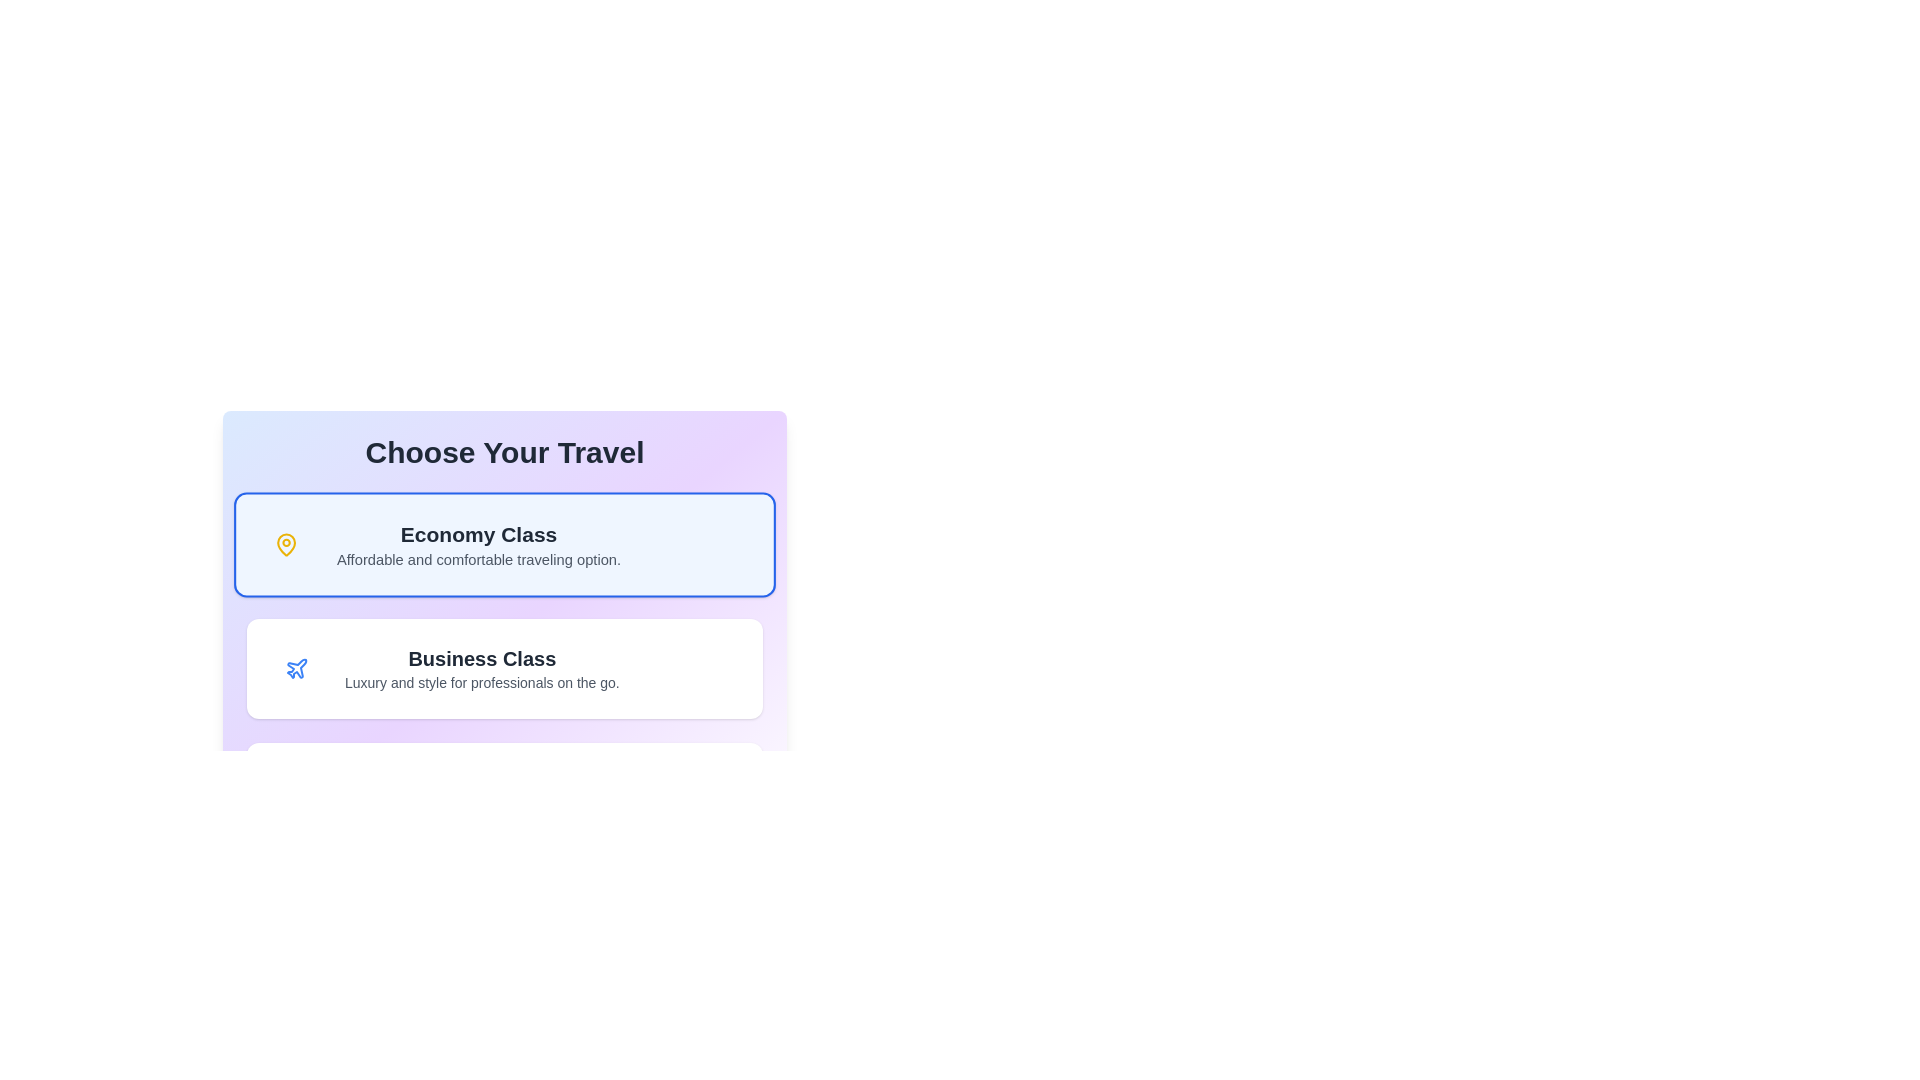  Describe the element at coordinates (504, 668) in the screenshot. I see `the 'Business Class' selectable card, which is the second card in a vertical stack` at that location.